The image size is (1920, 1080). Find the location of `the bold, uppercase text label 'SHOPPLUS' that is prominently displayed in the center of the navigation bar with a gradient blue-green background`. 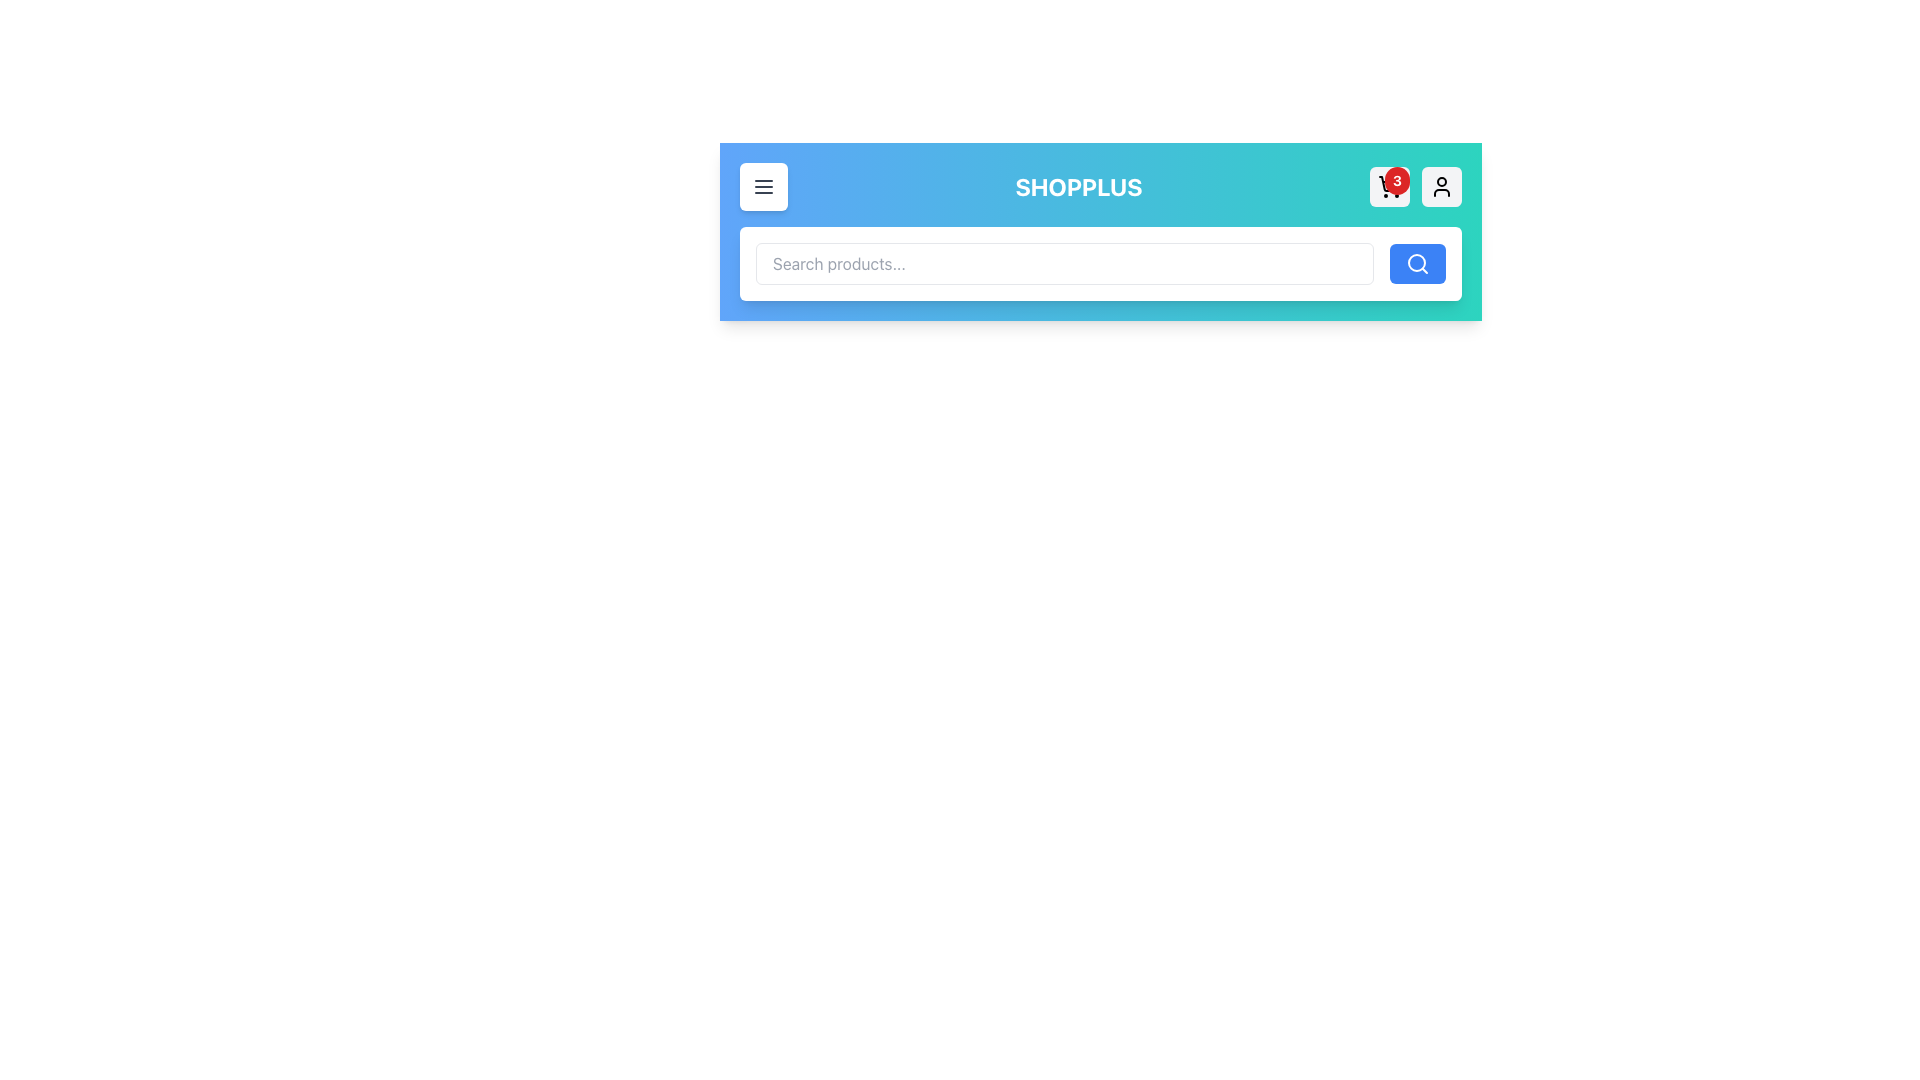

the bold, uppercase text label 'SHOPPLUS' that is prominently displayed in the center of the navigation bar with a gradient blue-green background is located at coordinates (1078, 186).